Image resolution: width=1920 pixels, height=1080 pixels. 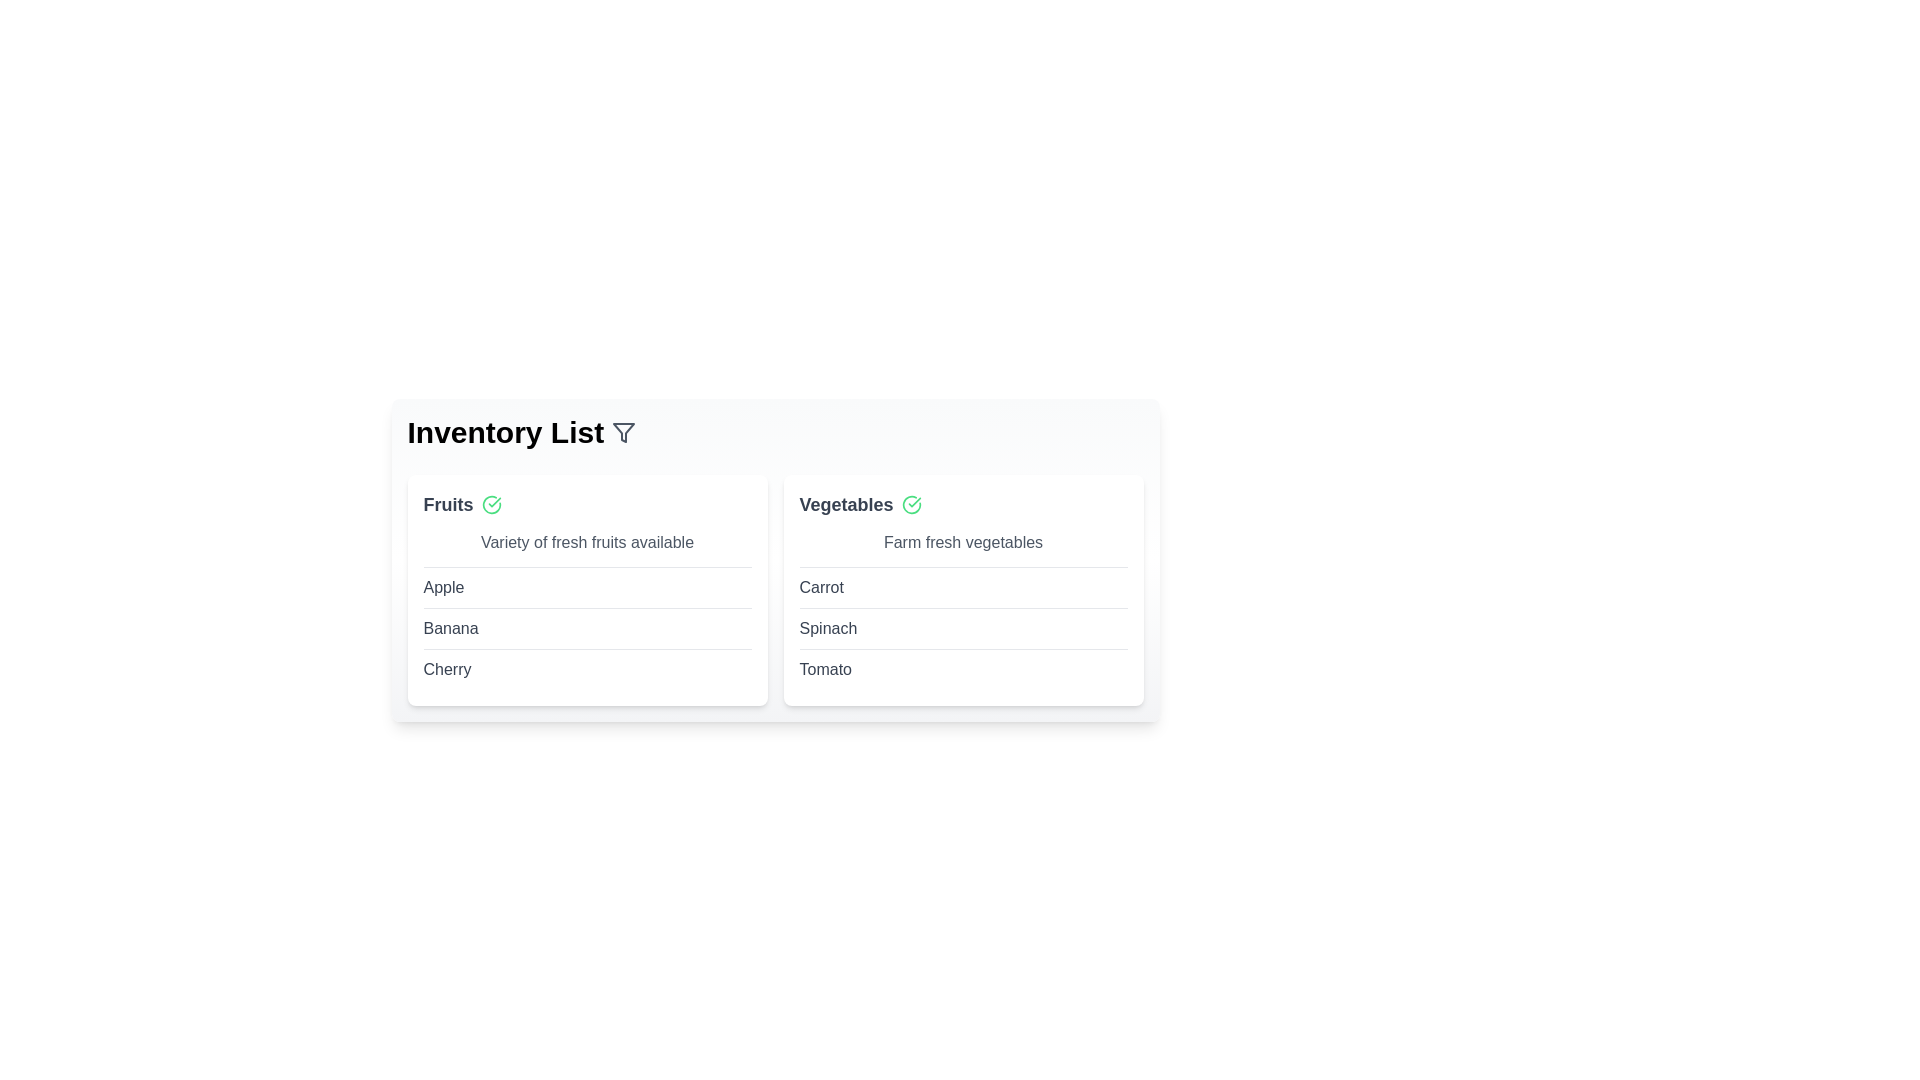 I want to click on the item Cherry to check for context menu options, so click(x=446, y=670).